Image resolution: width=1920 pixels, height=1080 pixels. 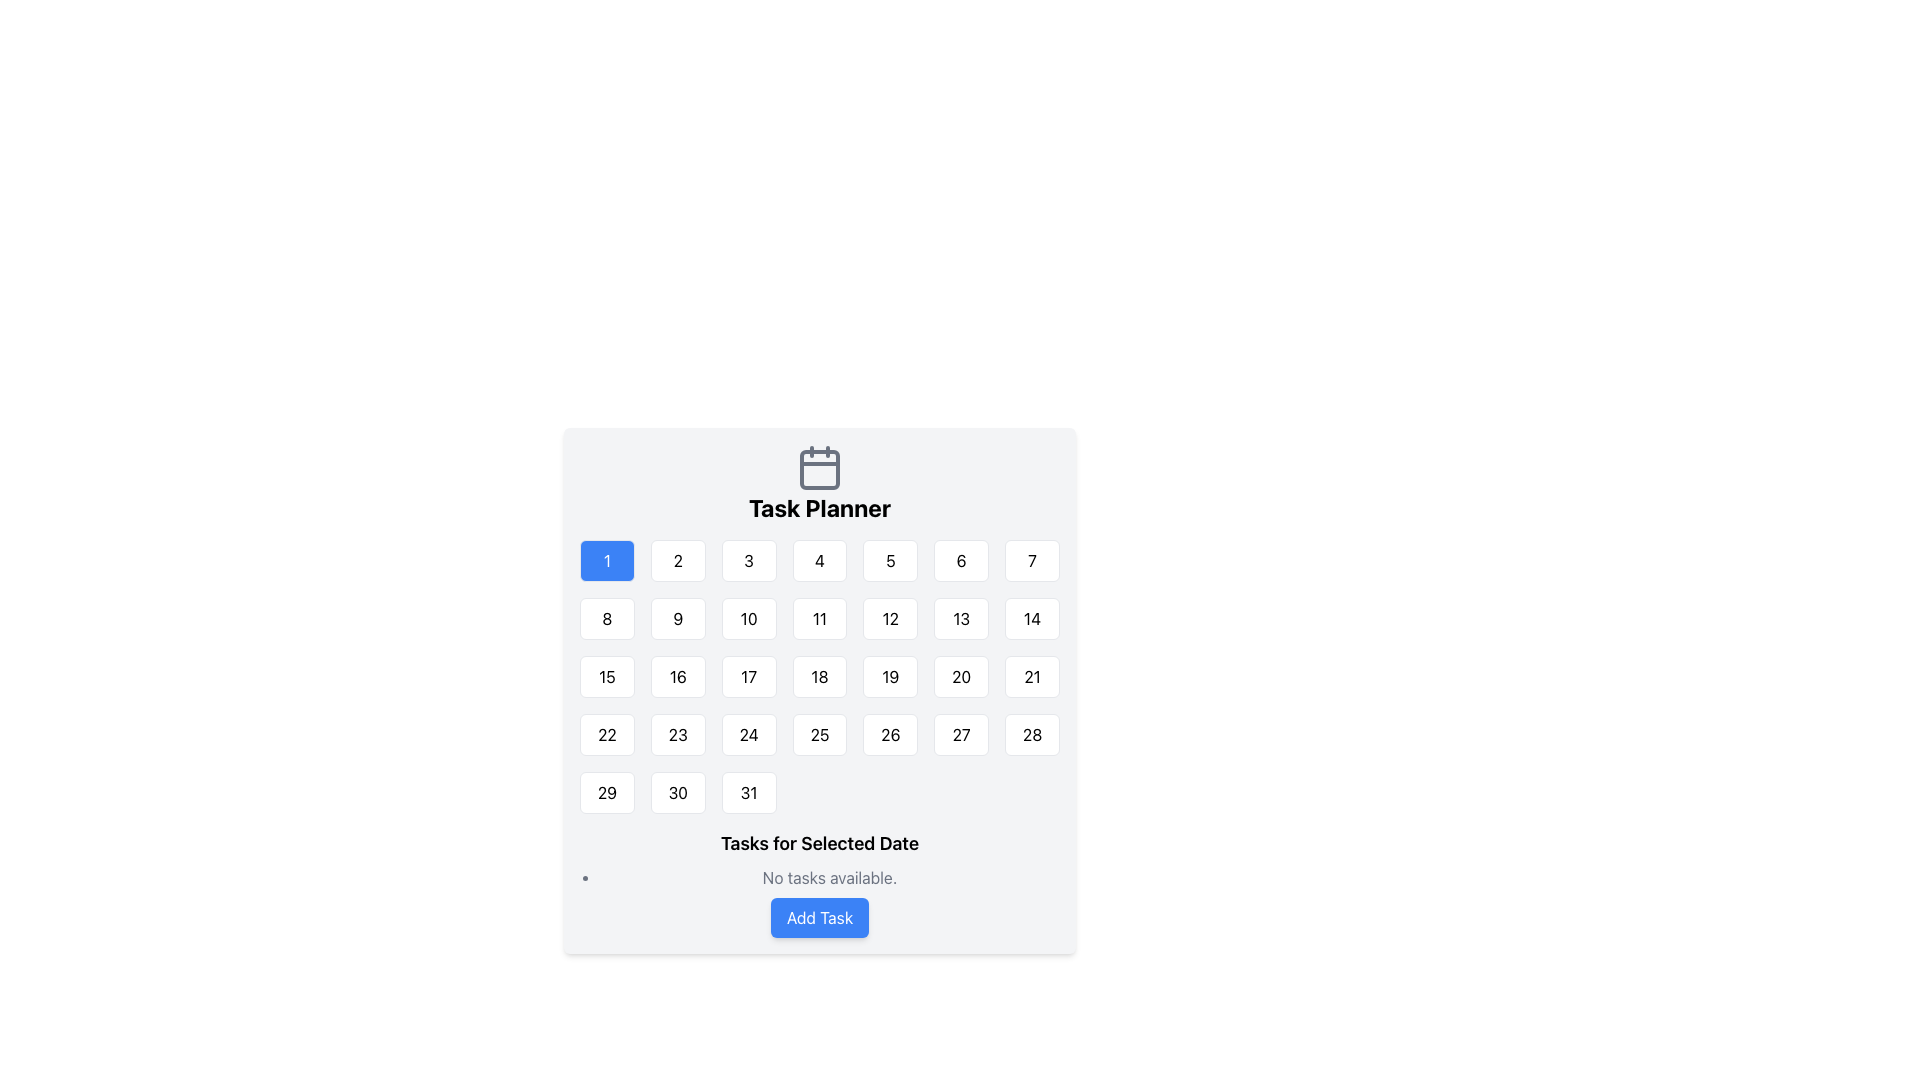 I want to click on the button displaying the number '3', which has a white background and black text, so click(x=748, y=560).